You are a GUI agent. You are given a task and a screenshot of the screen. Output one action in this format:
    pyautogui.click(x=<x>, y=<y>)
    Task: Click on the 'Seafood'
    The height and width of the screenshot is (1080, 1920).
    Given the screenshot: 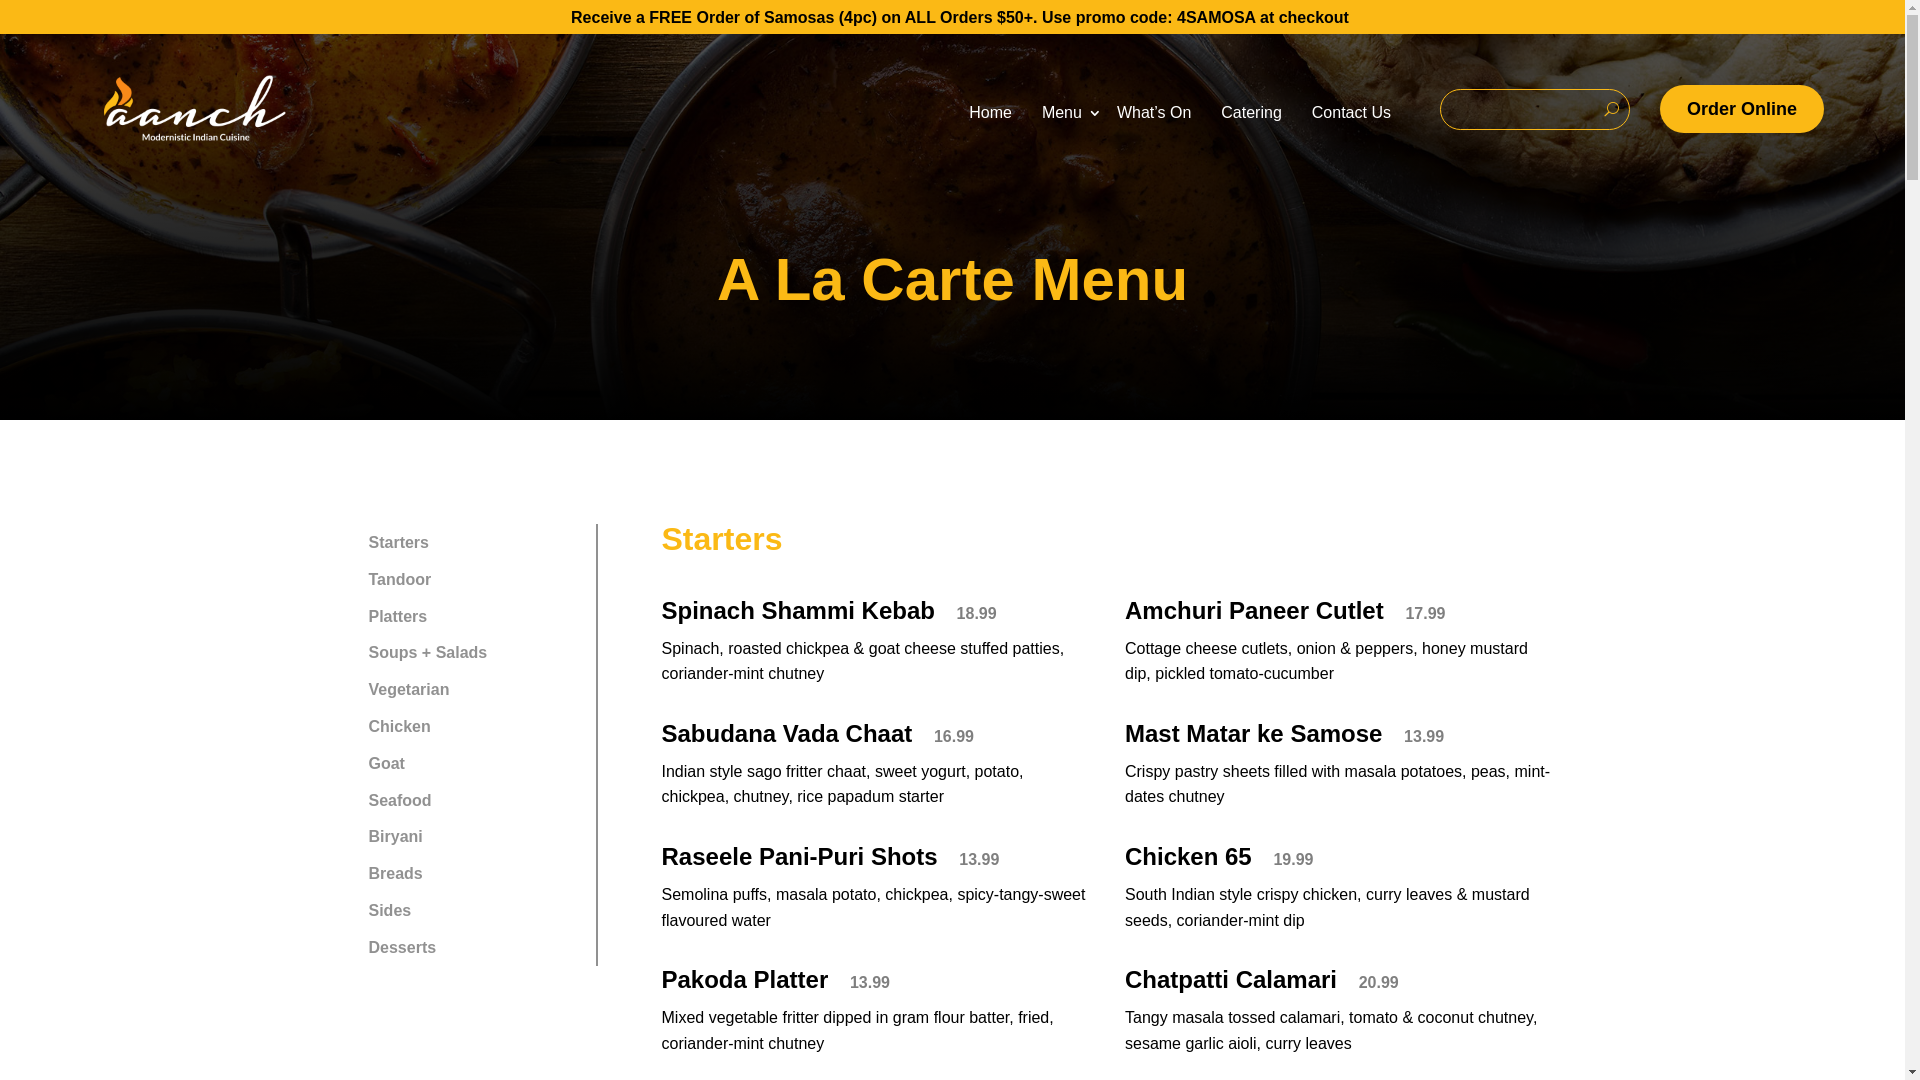 What is the action you would take?
    pyautogui.click(x=474, y=799)
    